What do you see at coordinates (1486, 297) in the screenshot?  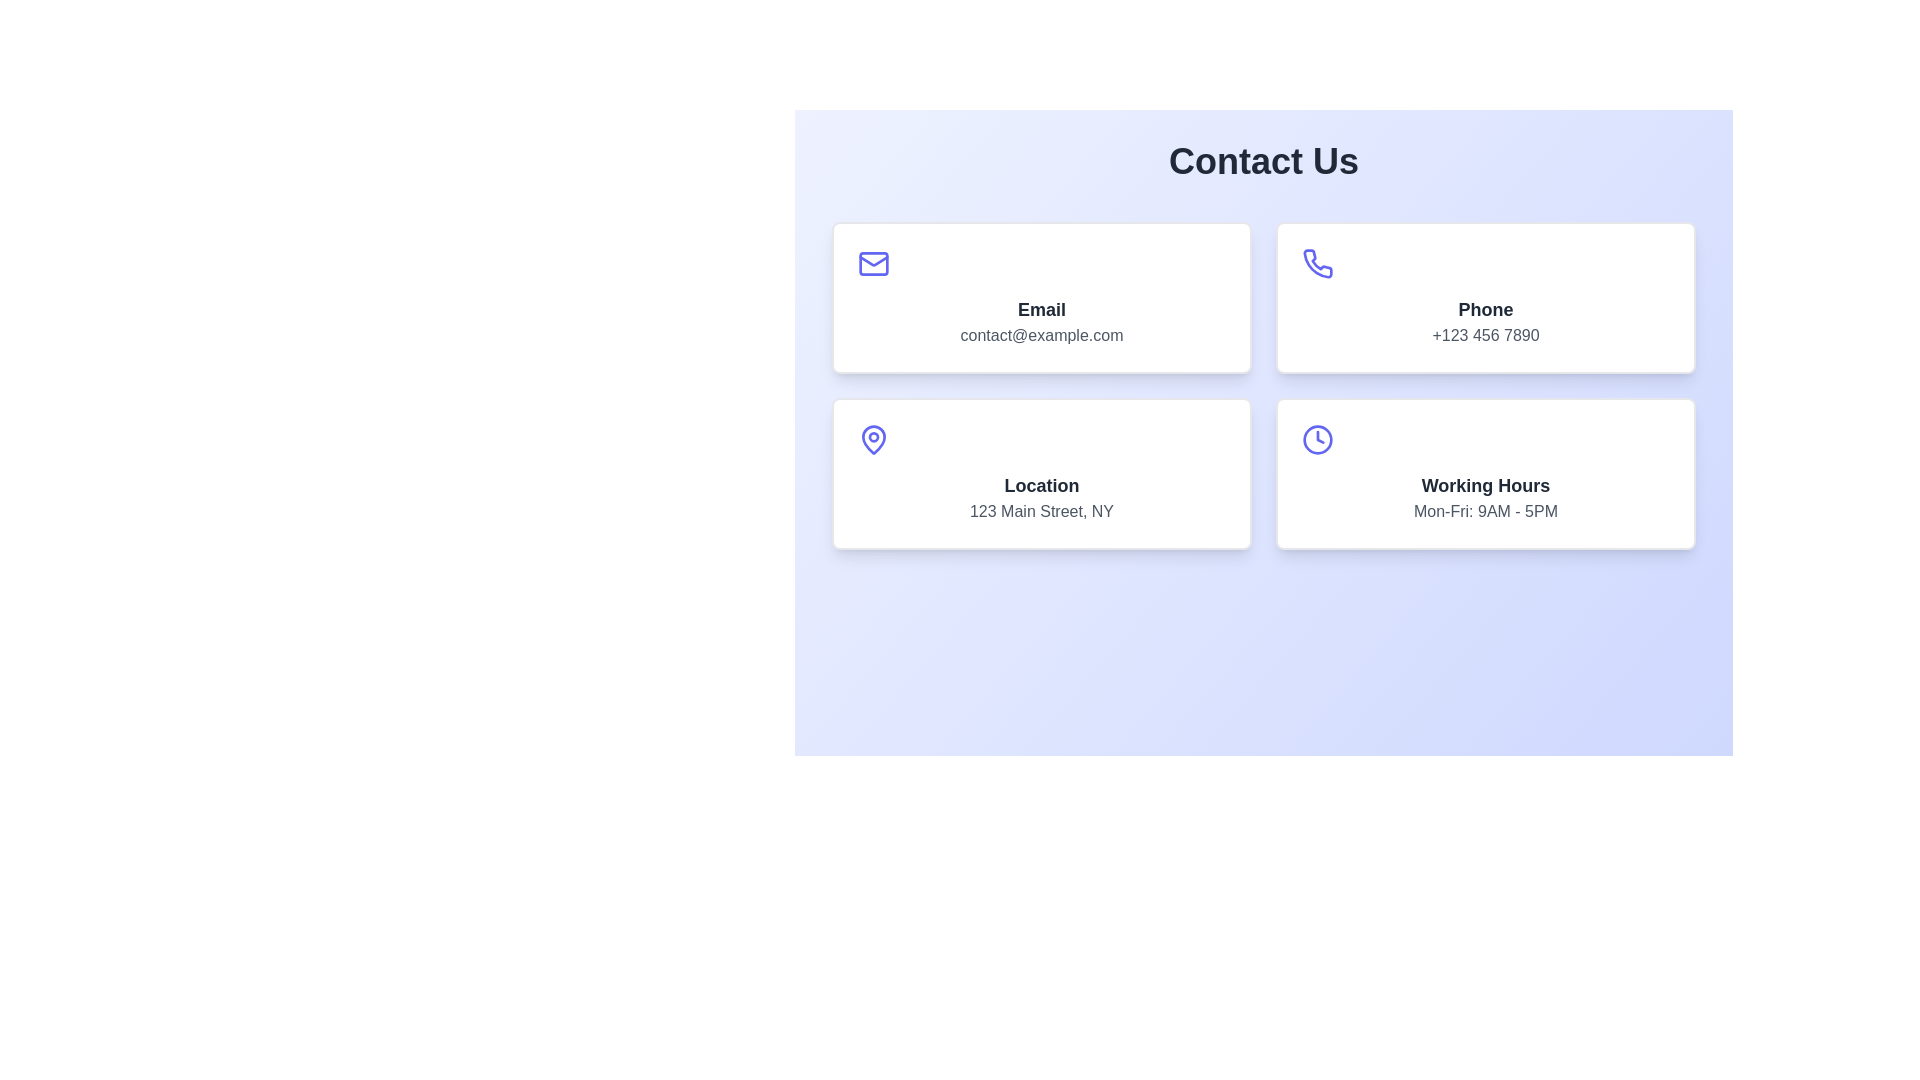 I see `contact phone number displayed on the phone card, which is the second item in the grid of contact information cards, featuring a phone icon and the phone number '+123 456 7890'` at bounding box center [1486, 297].